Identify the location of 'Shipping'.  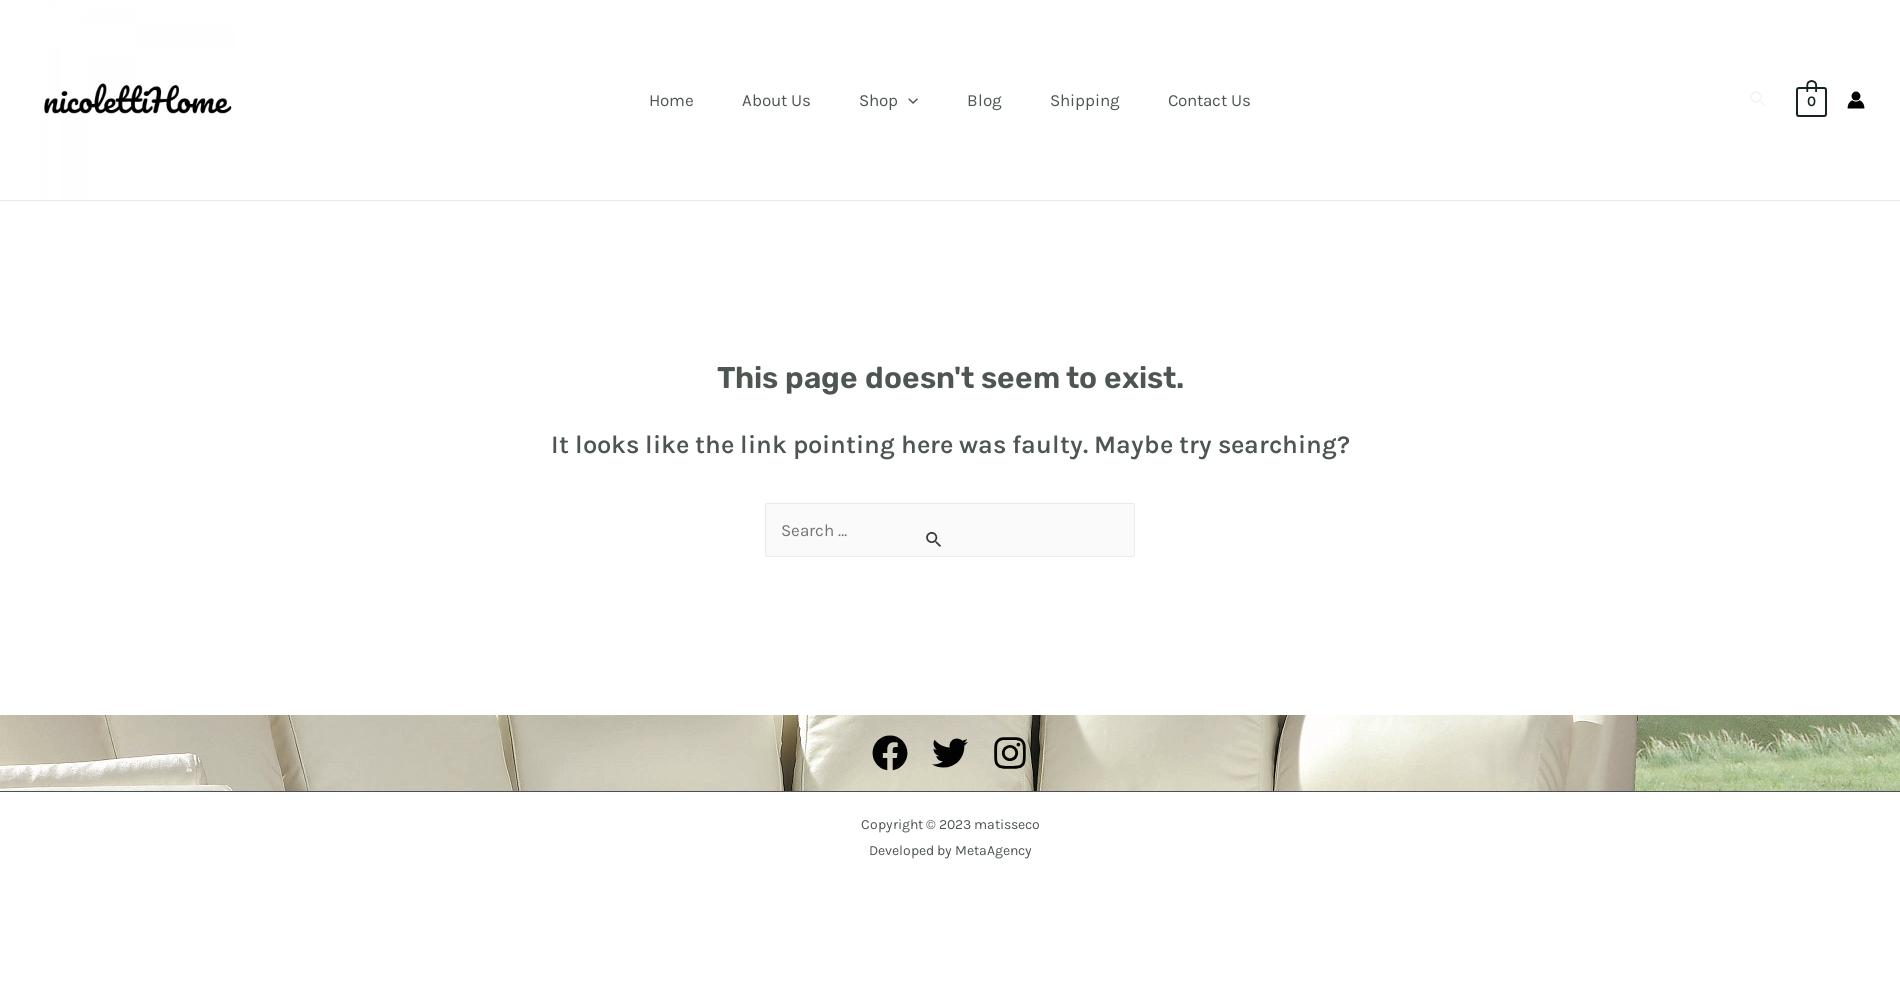
(1048, 99).